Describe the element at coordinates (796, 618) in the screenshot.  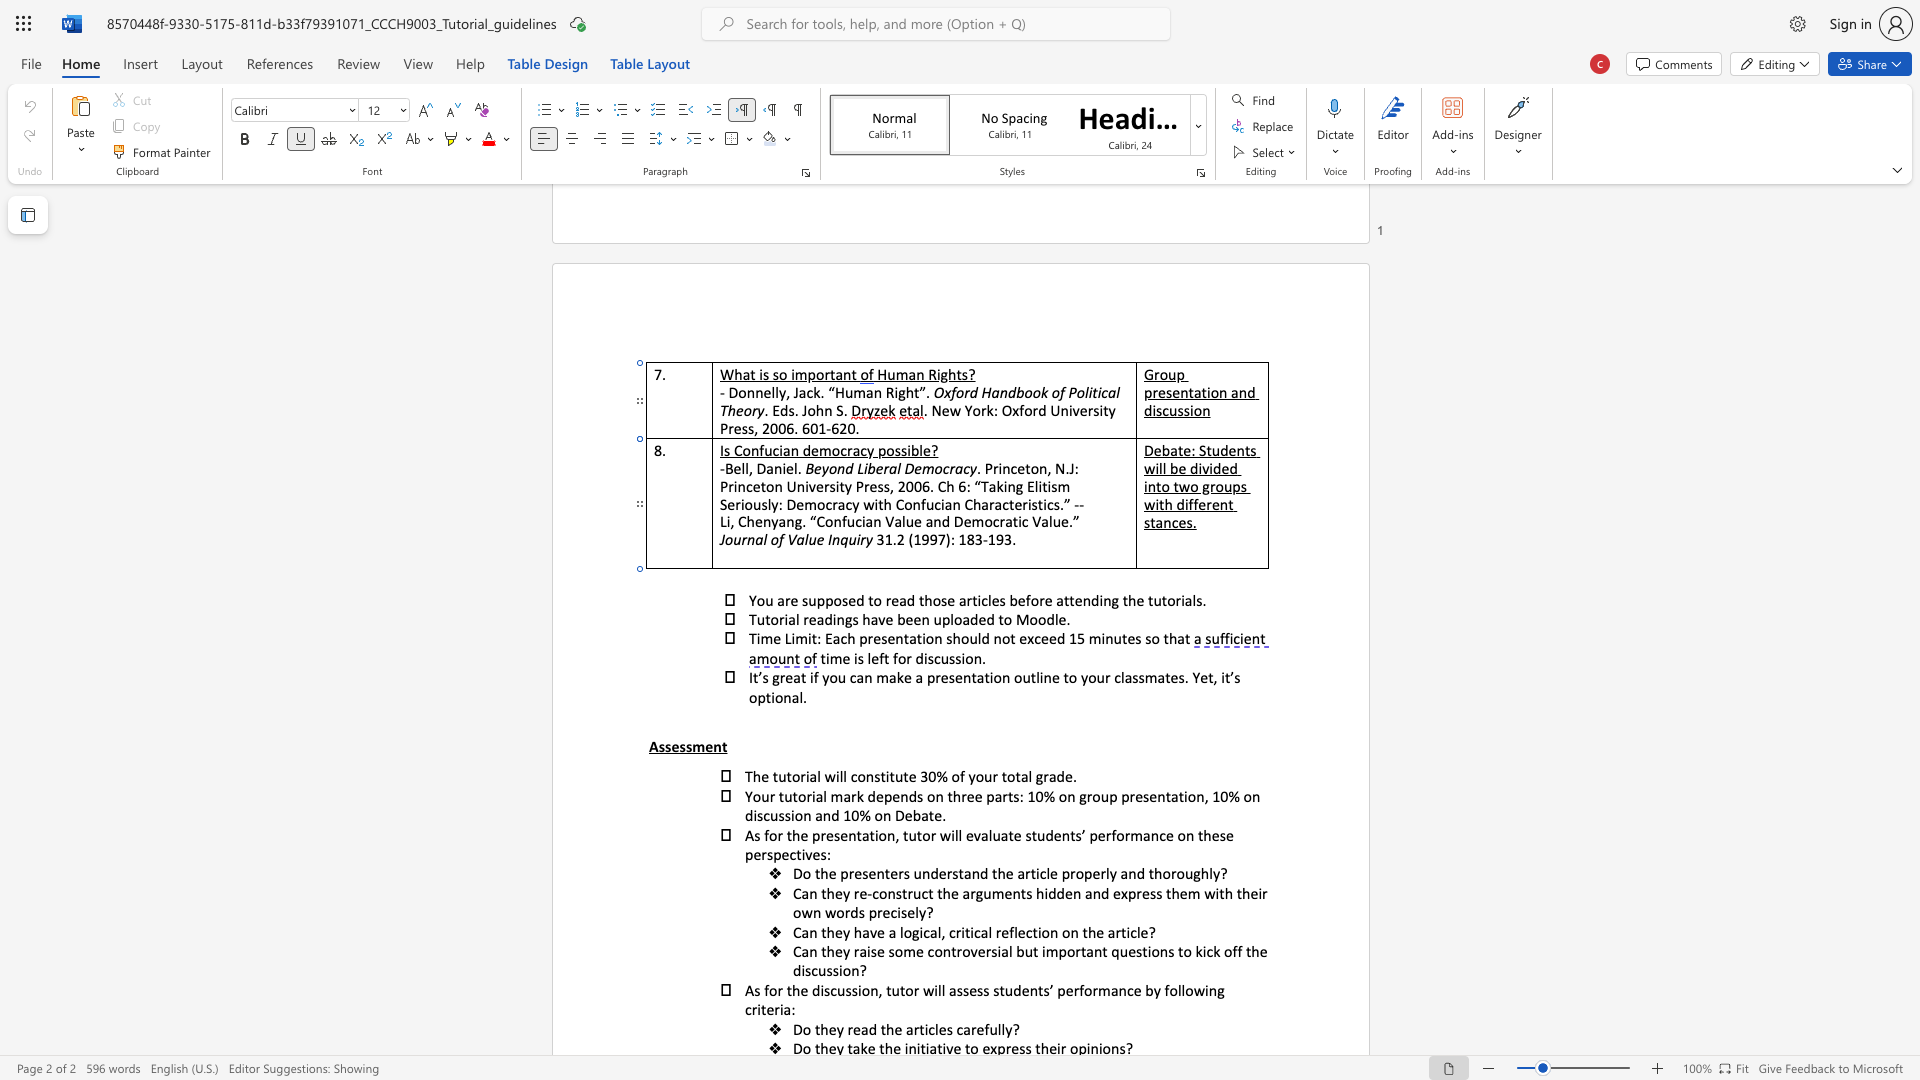
I see `the 1th character "l" in the text` at that location.